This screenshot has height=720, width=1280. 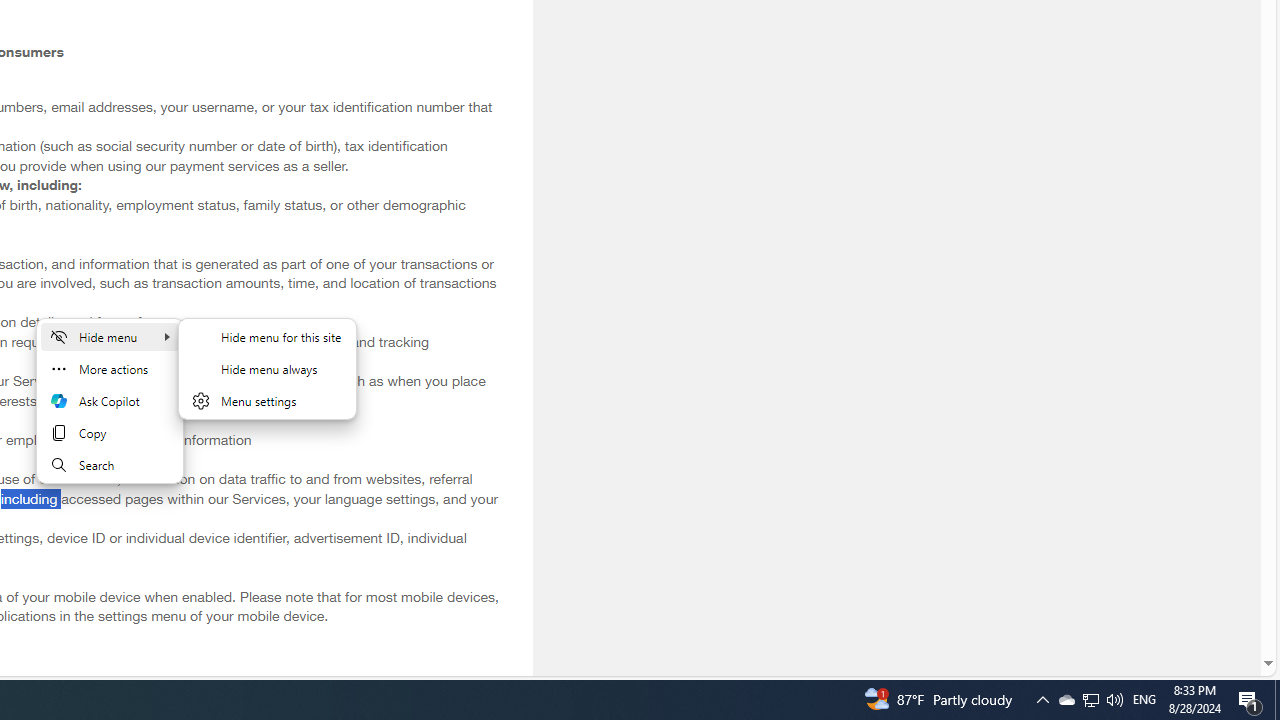 What do you see at coordinates (109, 335) in the screenshot?
I see `'Hide menu'` at bounding box center [109, 335].